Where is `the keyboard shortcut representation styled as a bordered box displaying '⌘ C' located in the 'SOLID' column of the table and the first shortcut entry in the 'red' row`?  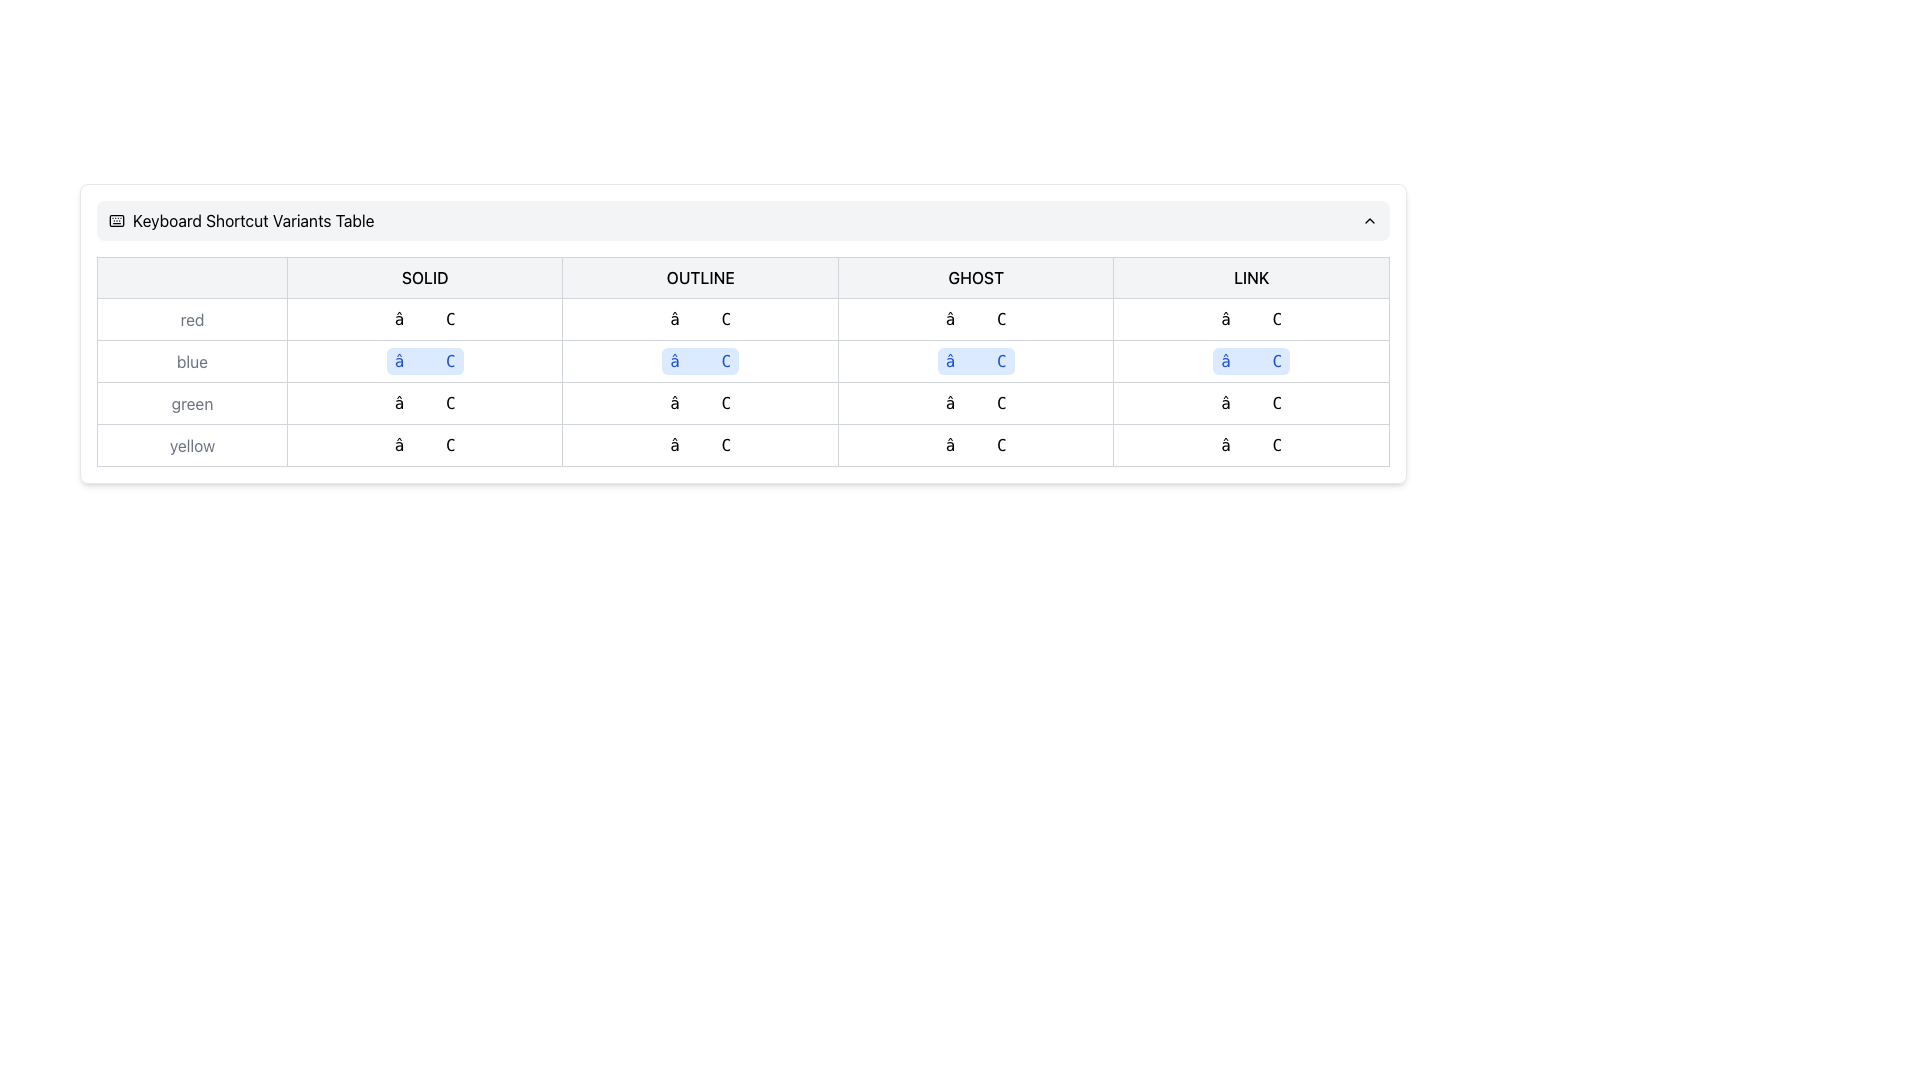 the keyboard shortcut representation styled as a bordered box displaying '⌘ C' located in the 'SOLID' column of the table and the first shortcut entry in the 'red' row is located at coordinates (424, 318).